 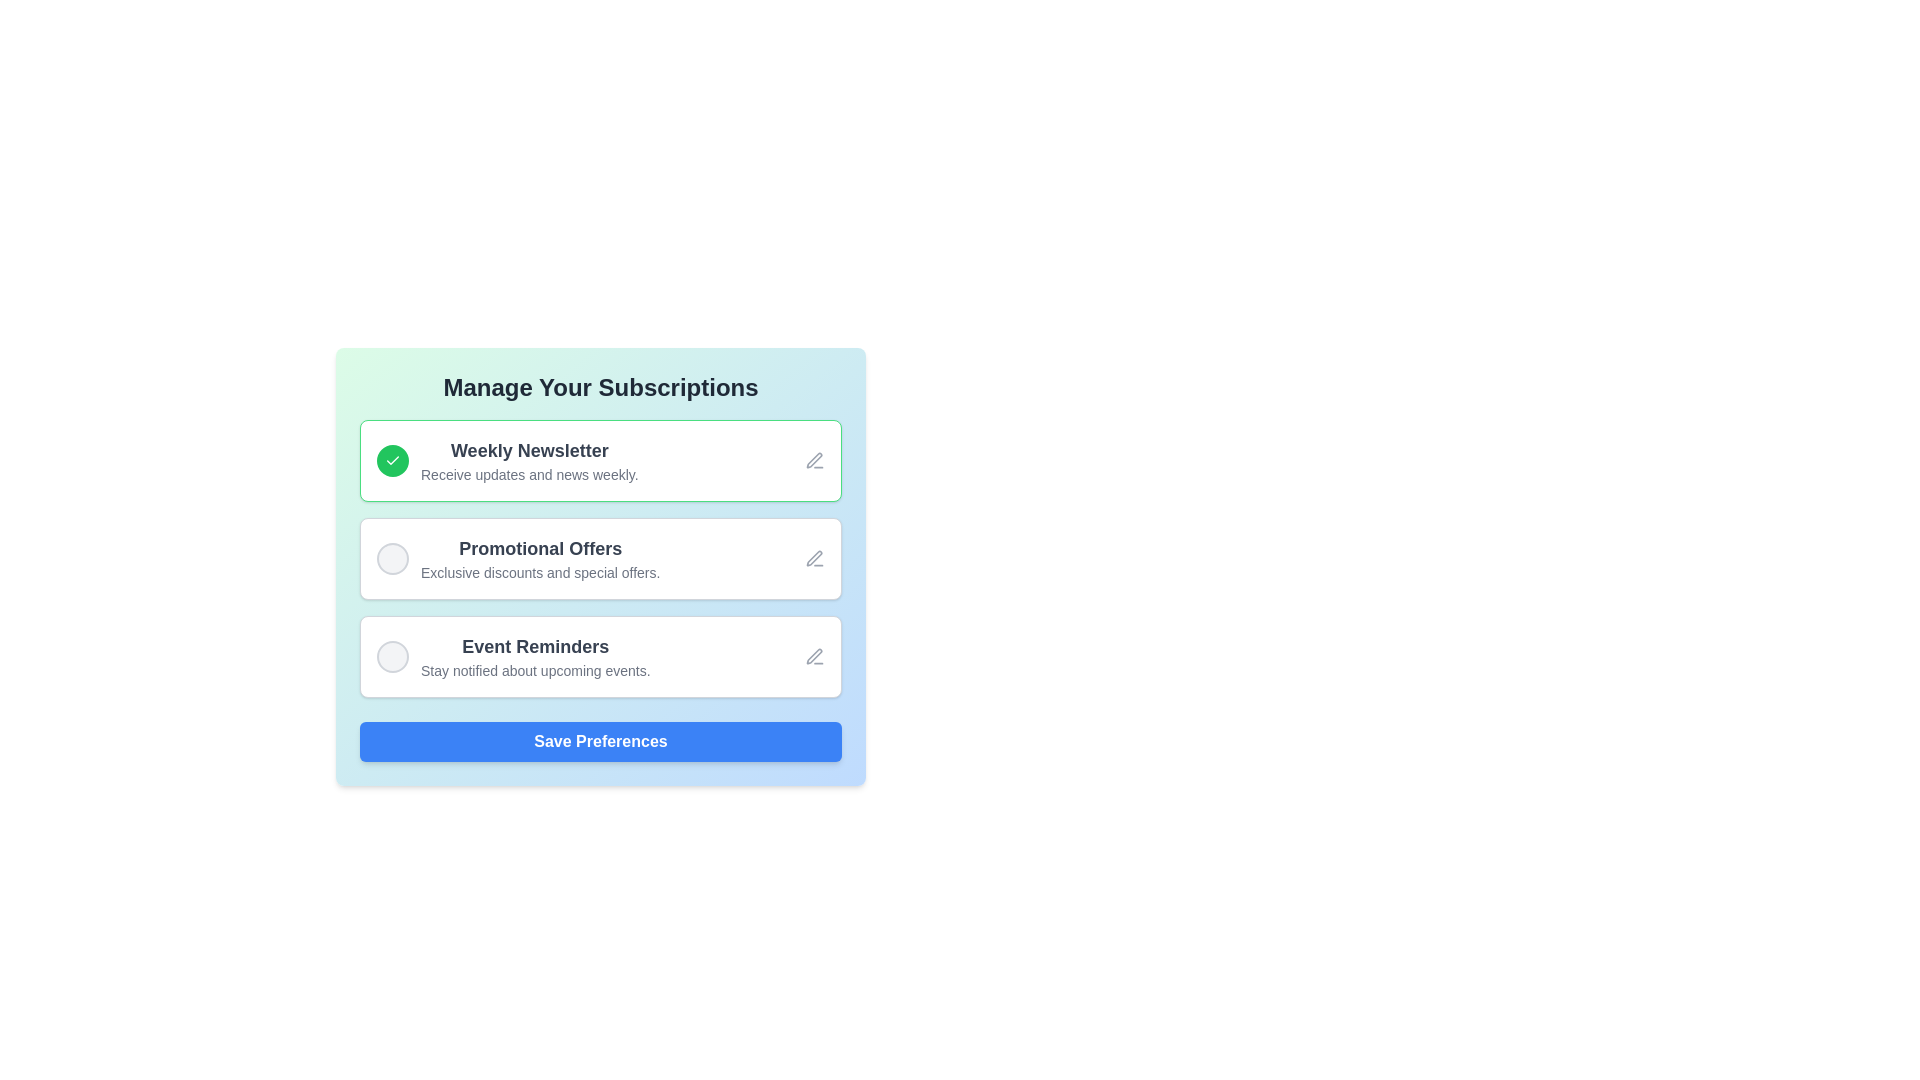 I want to click on the title 'Weekly Newsletter', so click(x=507, y=461).